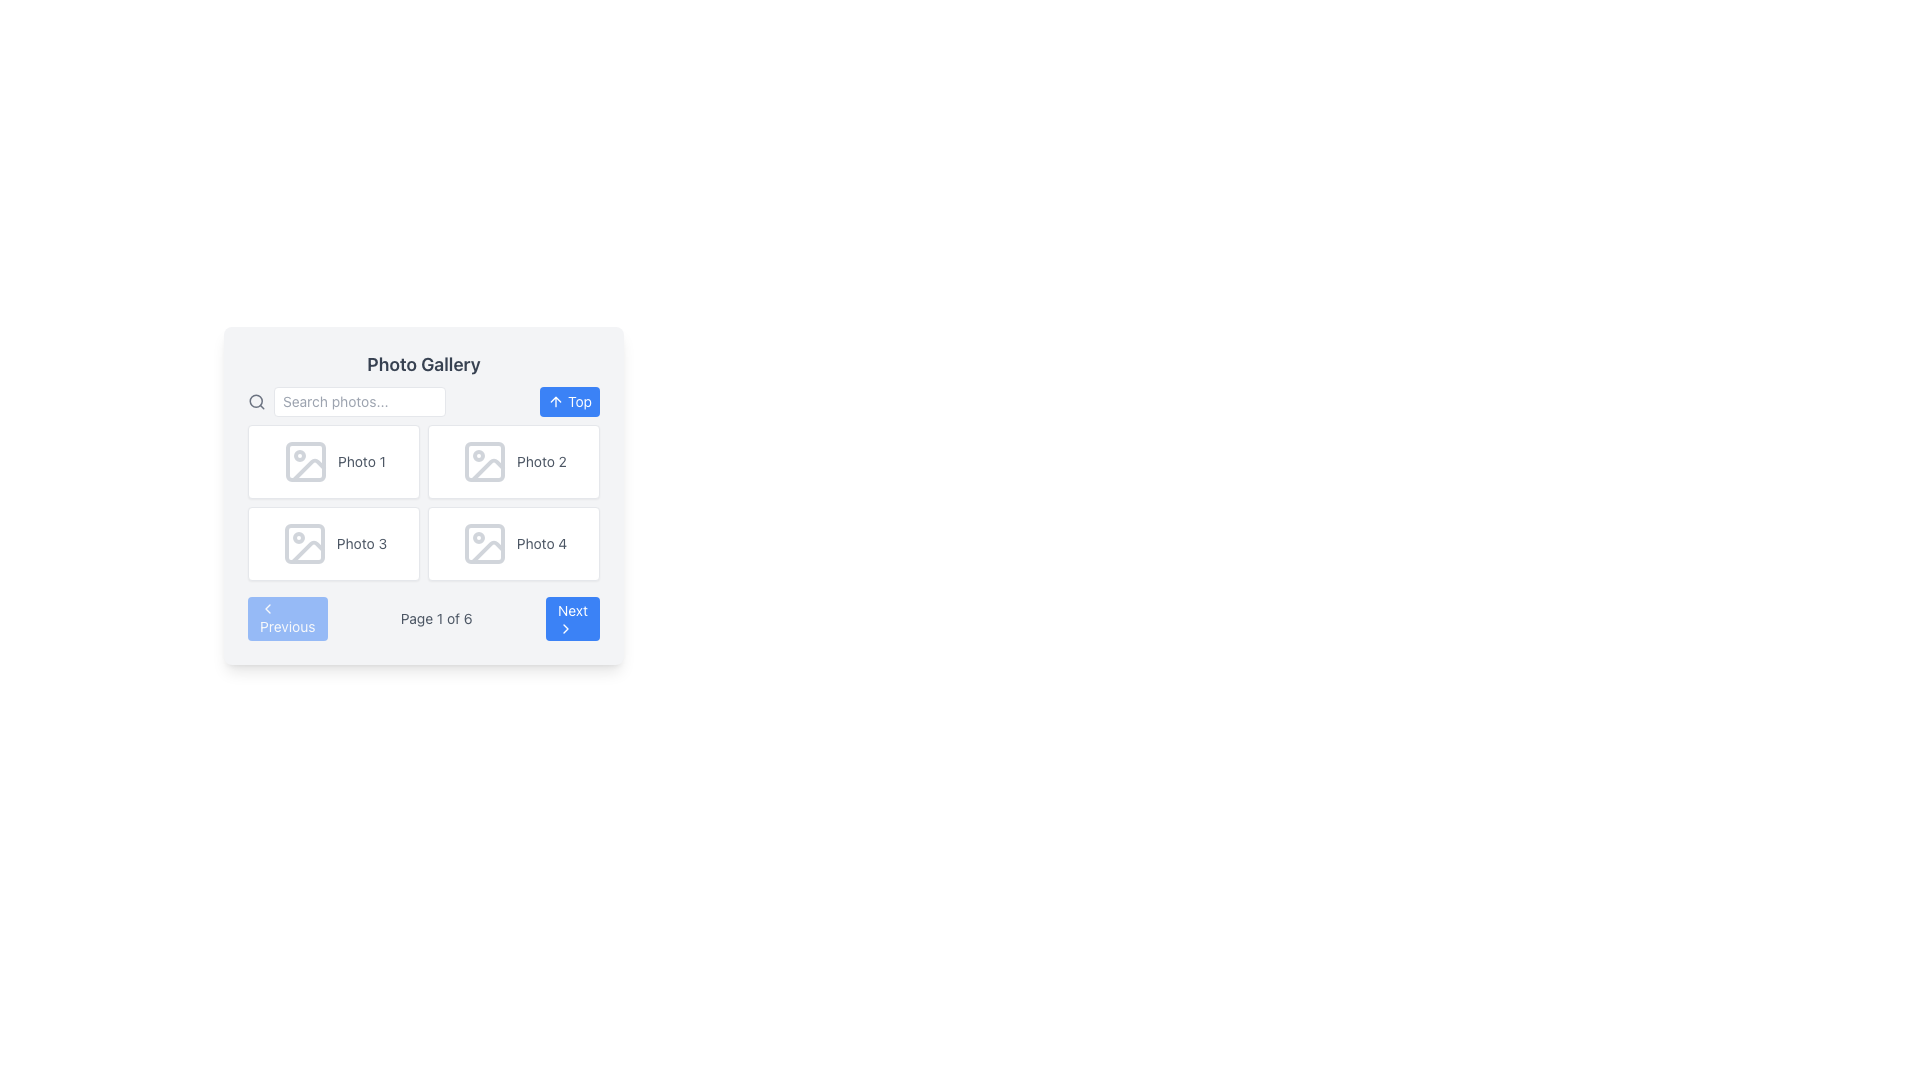 This screenshot has height=1080, width=1920. Describe the element at coordinates (435, 617) in the screenshot. I see `the text label displaying 'Page 1 of 6', which is located at the center lower part of the pagination control` at that location.